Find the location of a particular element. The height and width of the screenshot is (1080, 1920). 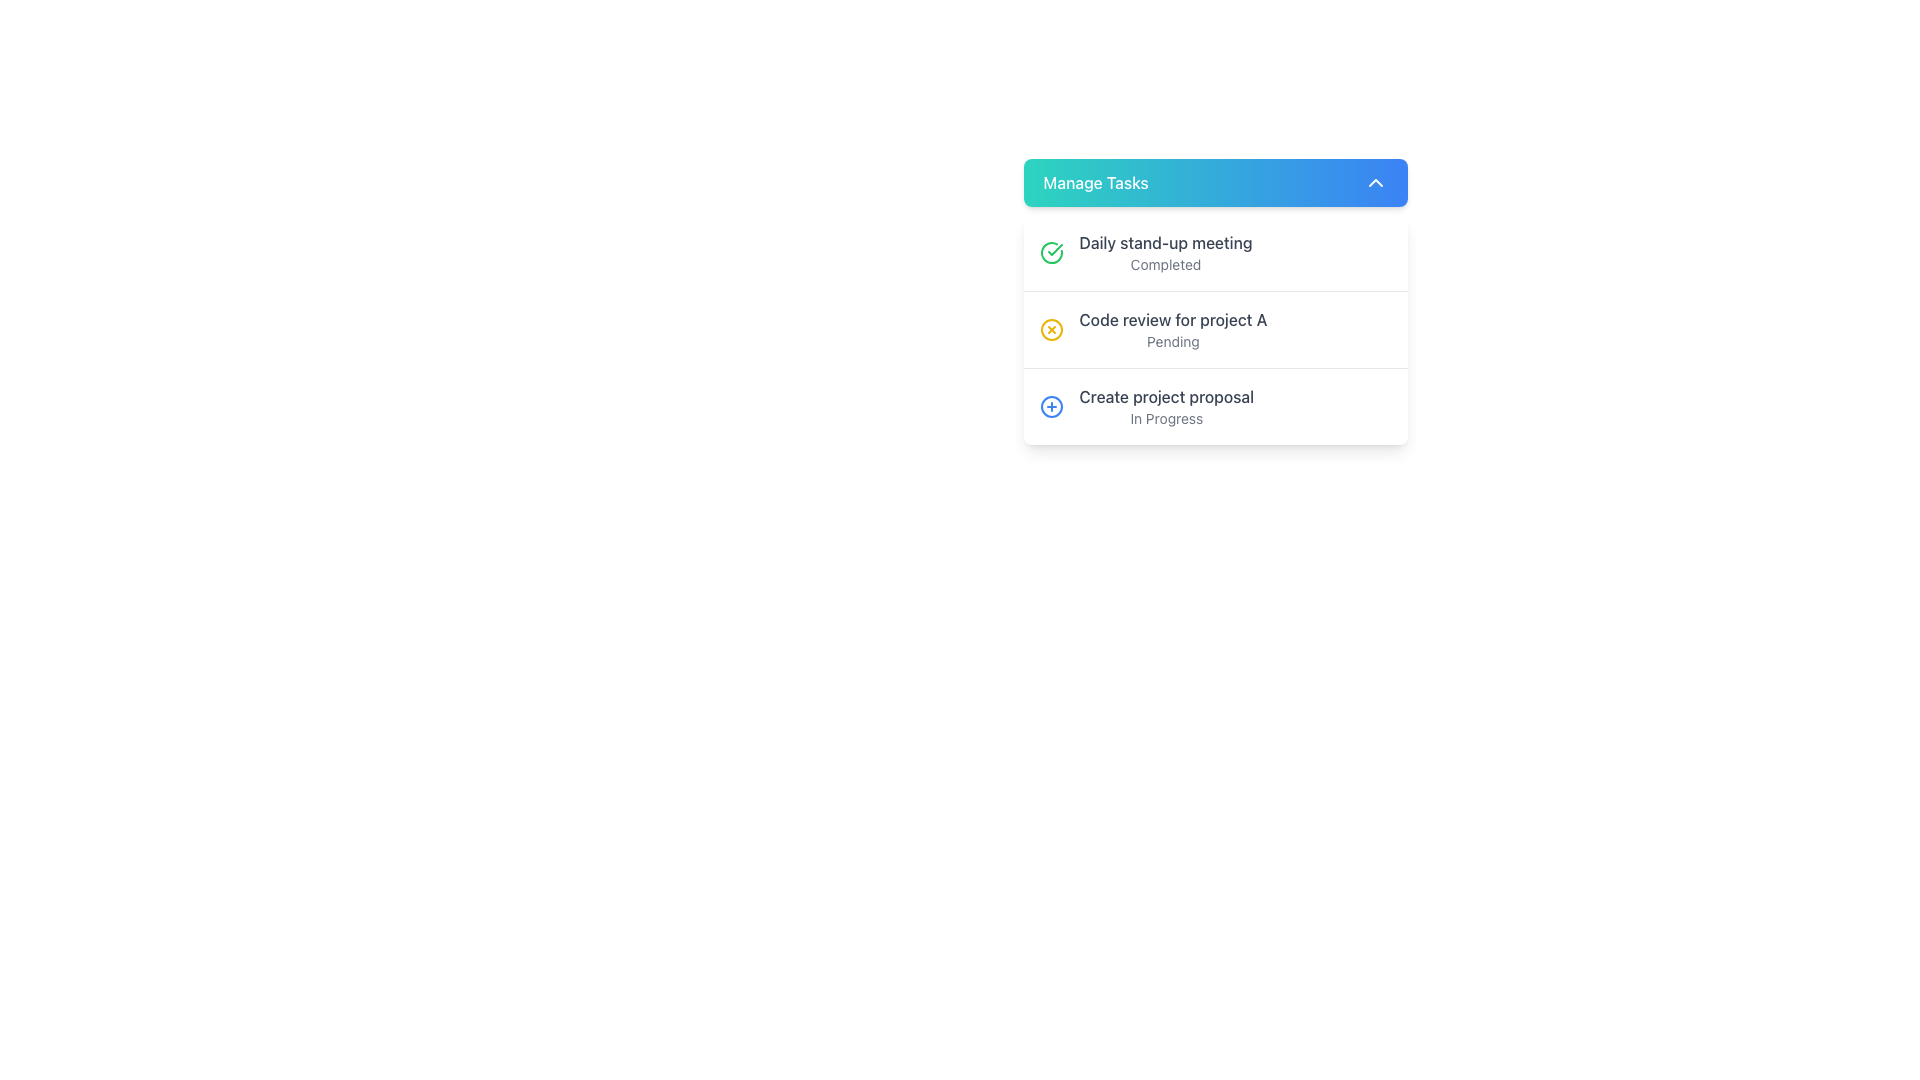

the add or create new item button located in the leftmost region of the 'Create project proposal' row in the task list is located at coordinates (1050, 406).